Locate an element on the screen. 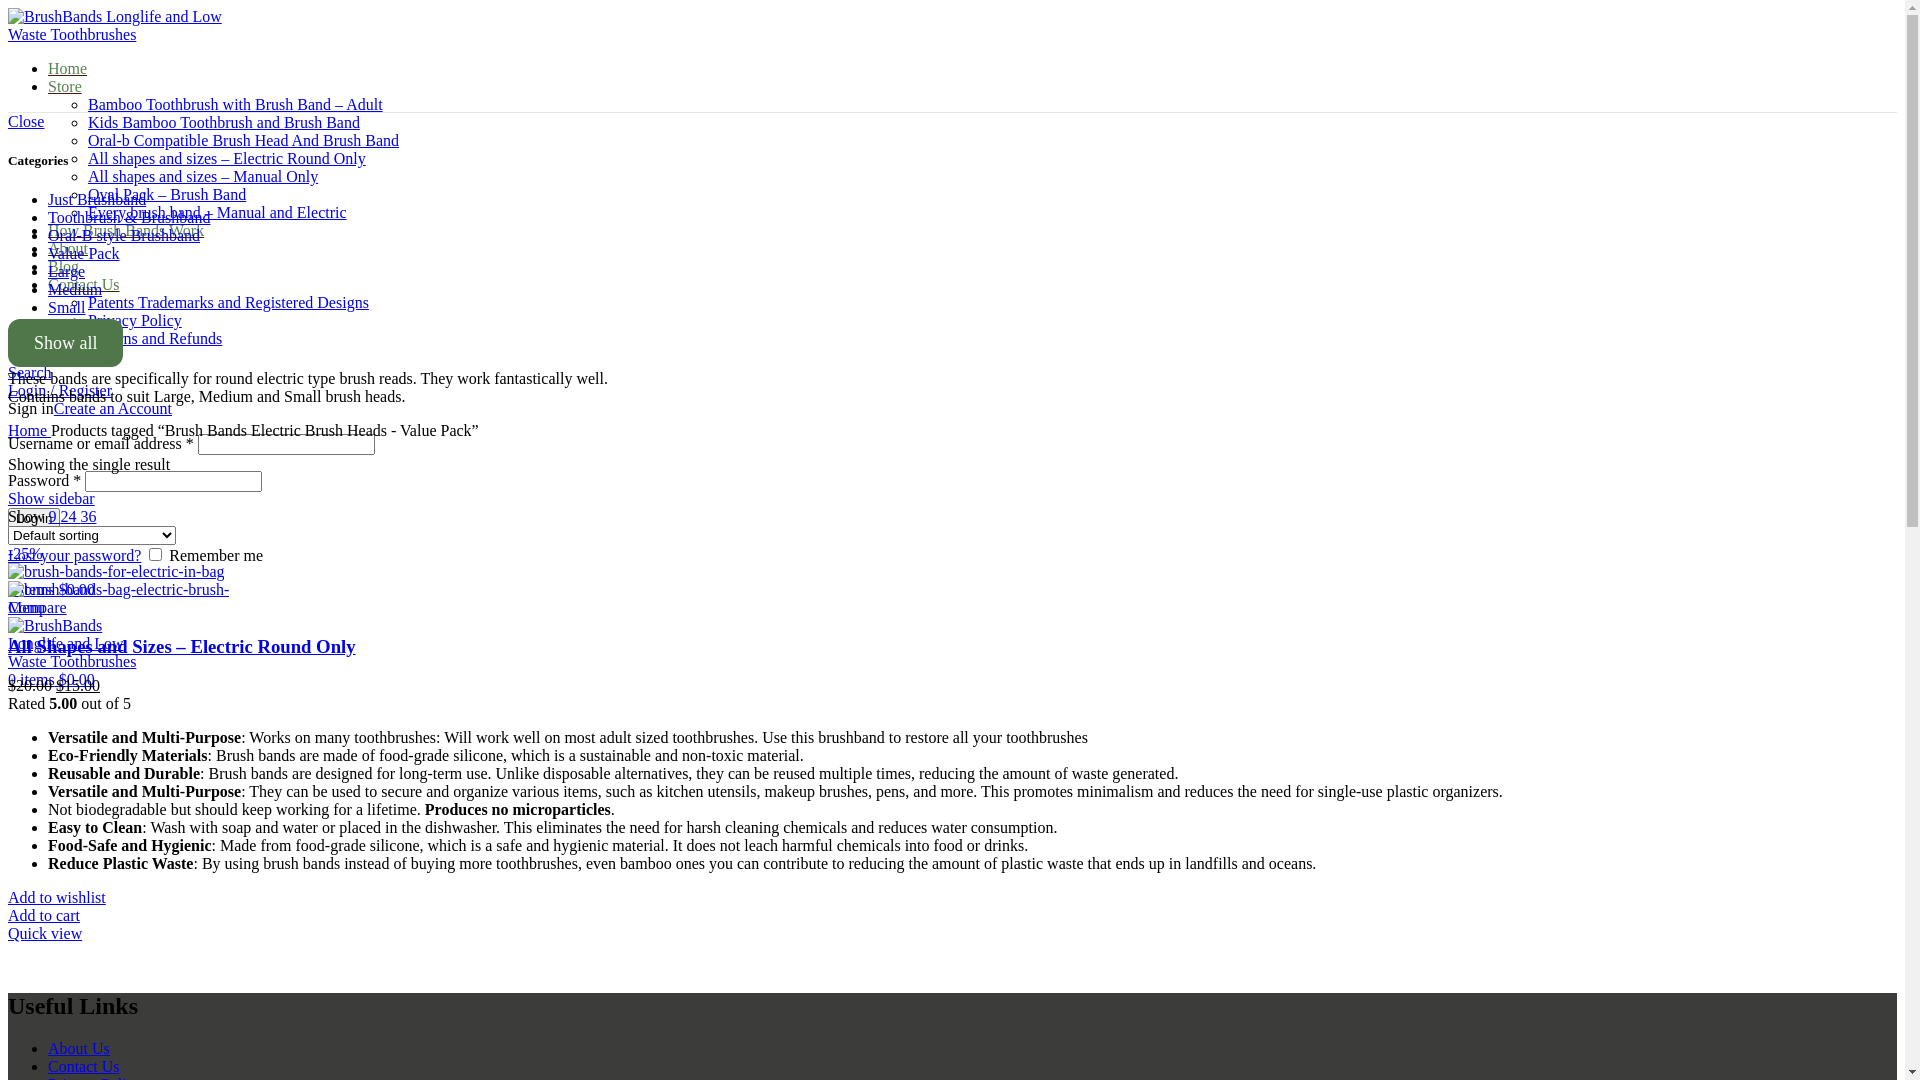 Image resolution: width=1920 pixels, height=1080 pixels. '9' is located at coordinates (53, 515).